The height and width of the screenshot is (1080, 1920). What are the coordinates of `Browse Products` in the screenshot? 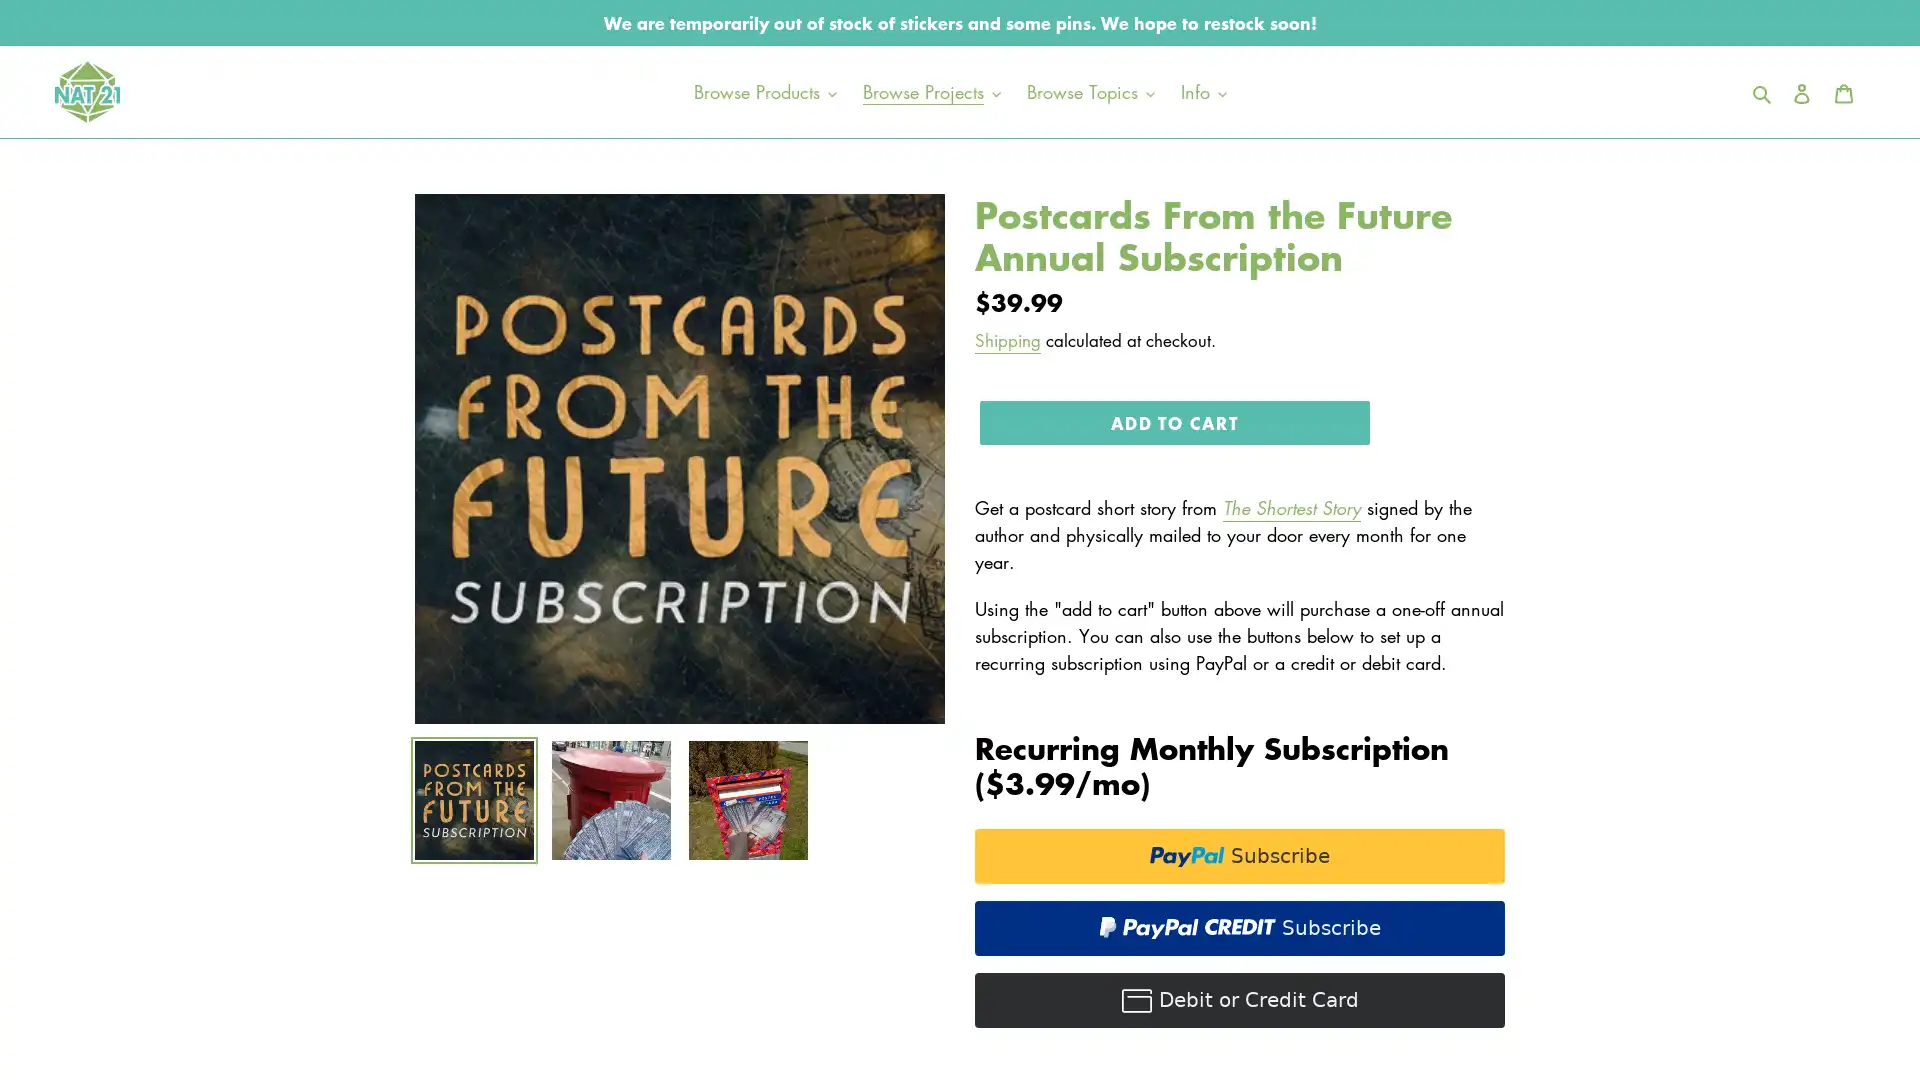 It's located at (763, 91).